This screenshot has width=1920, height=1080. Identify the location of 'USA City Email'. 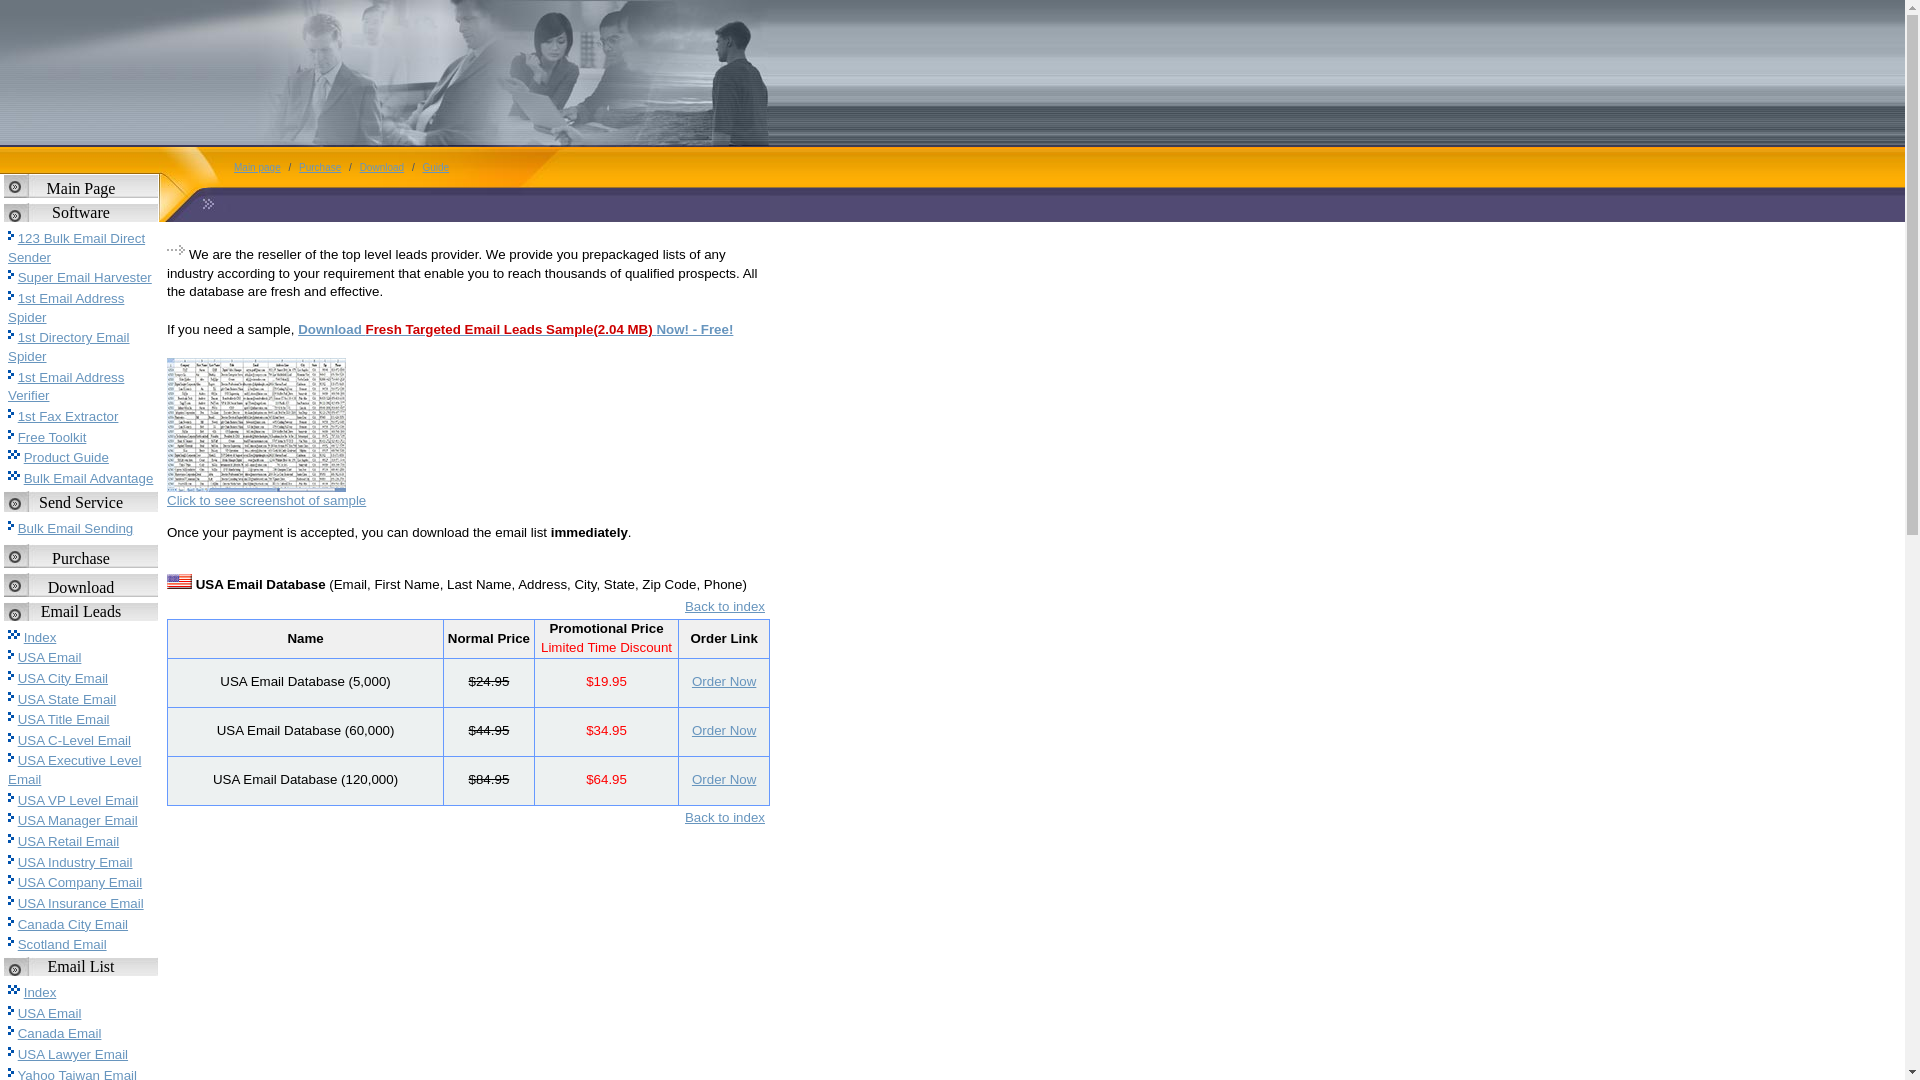
(62, 677).